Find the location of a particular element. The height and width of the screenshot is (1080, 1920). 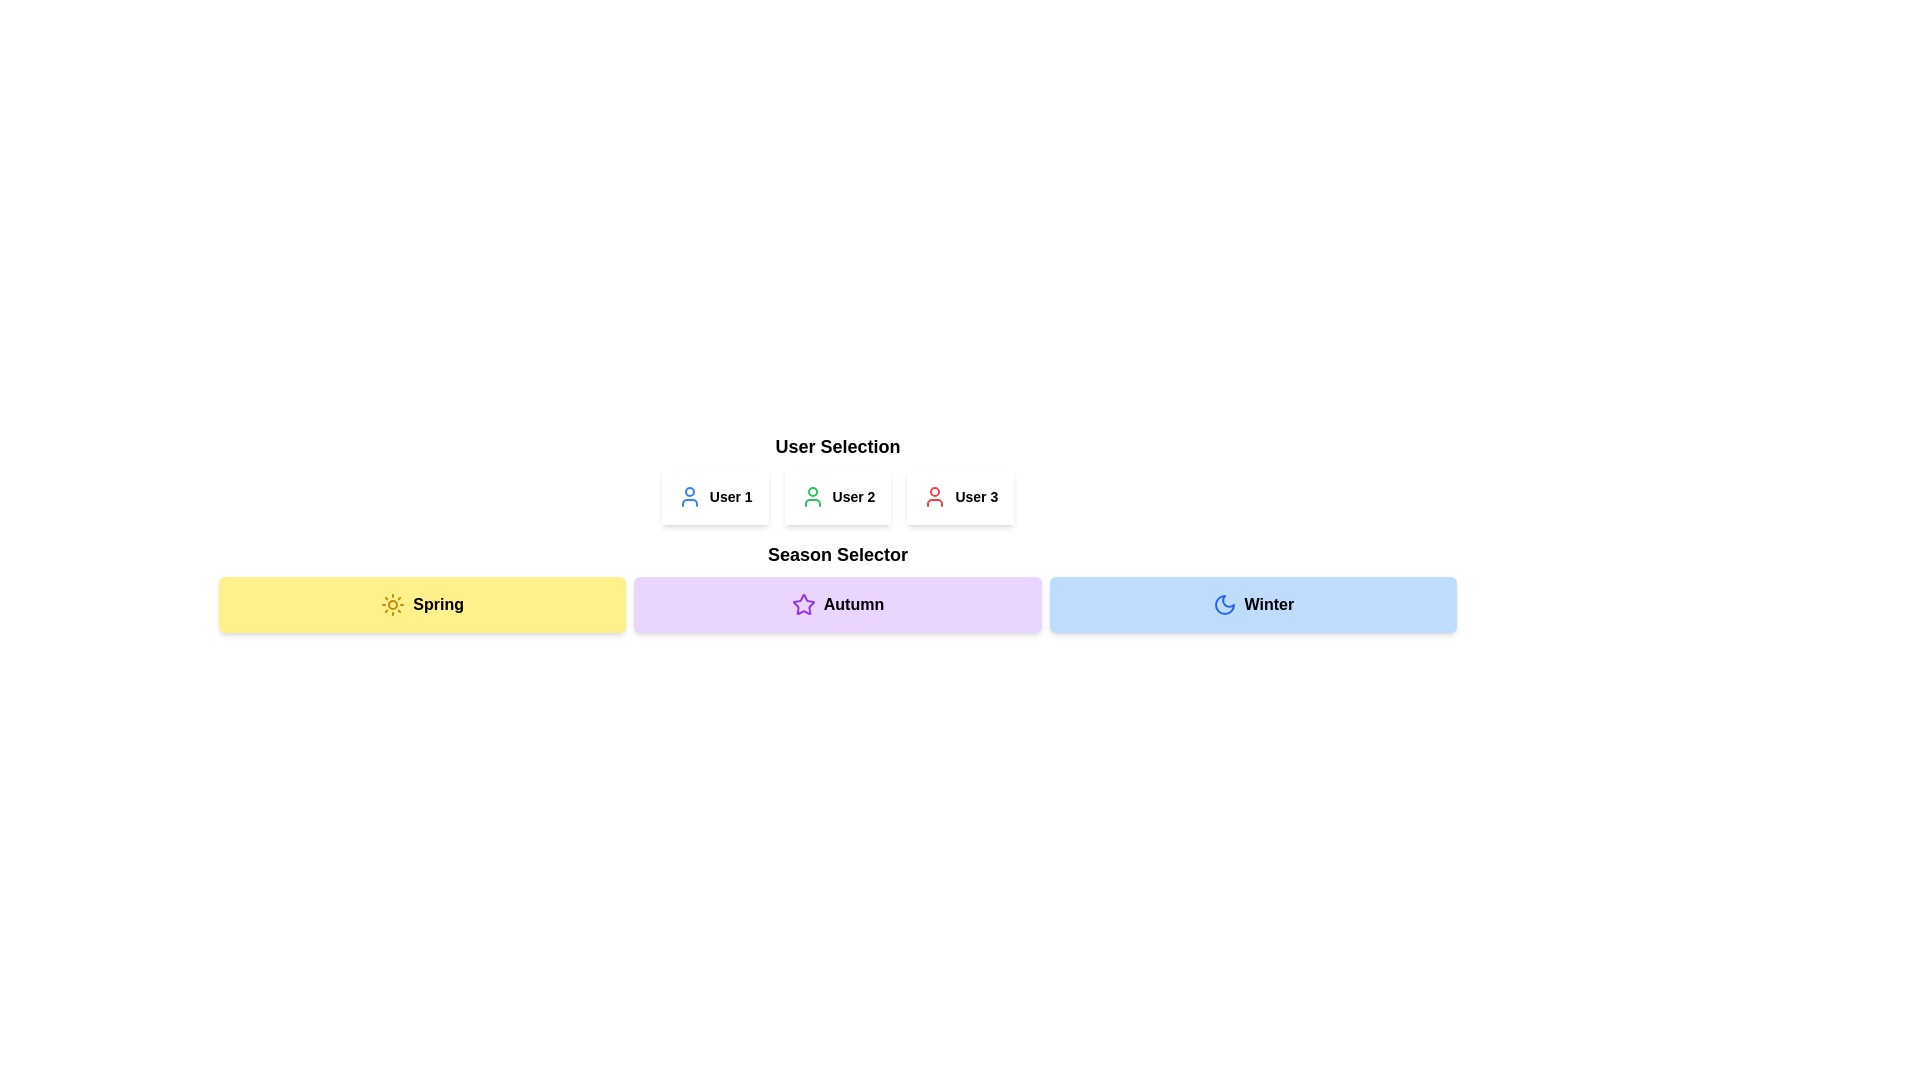

the user selection button labeled 'User 1' which features a blue user icon and bold black text is located at coordinates (715, 496).